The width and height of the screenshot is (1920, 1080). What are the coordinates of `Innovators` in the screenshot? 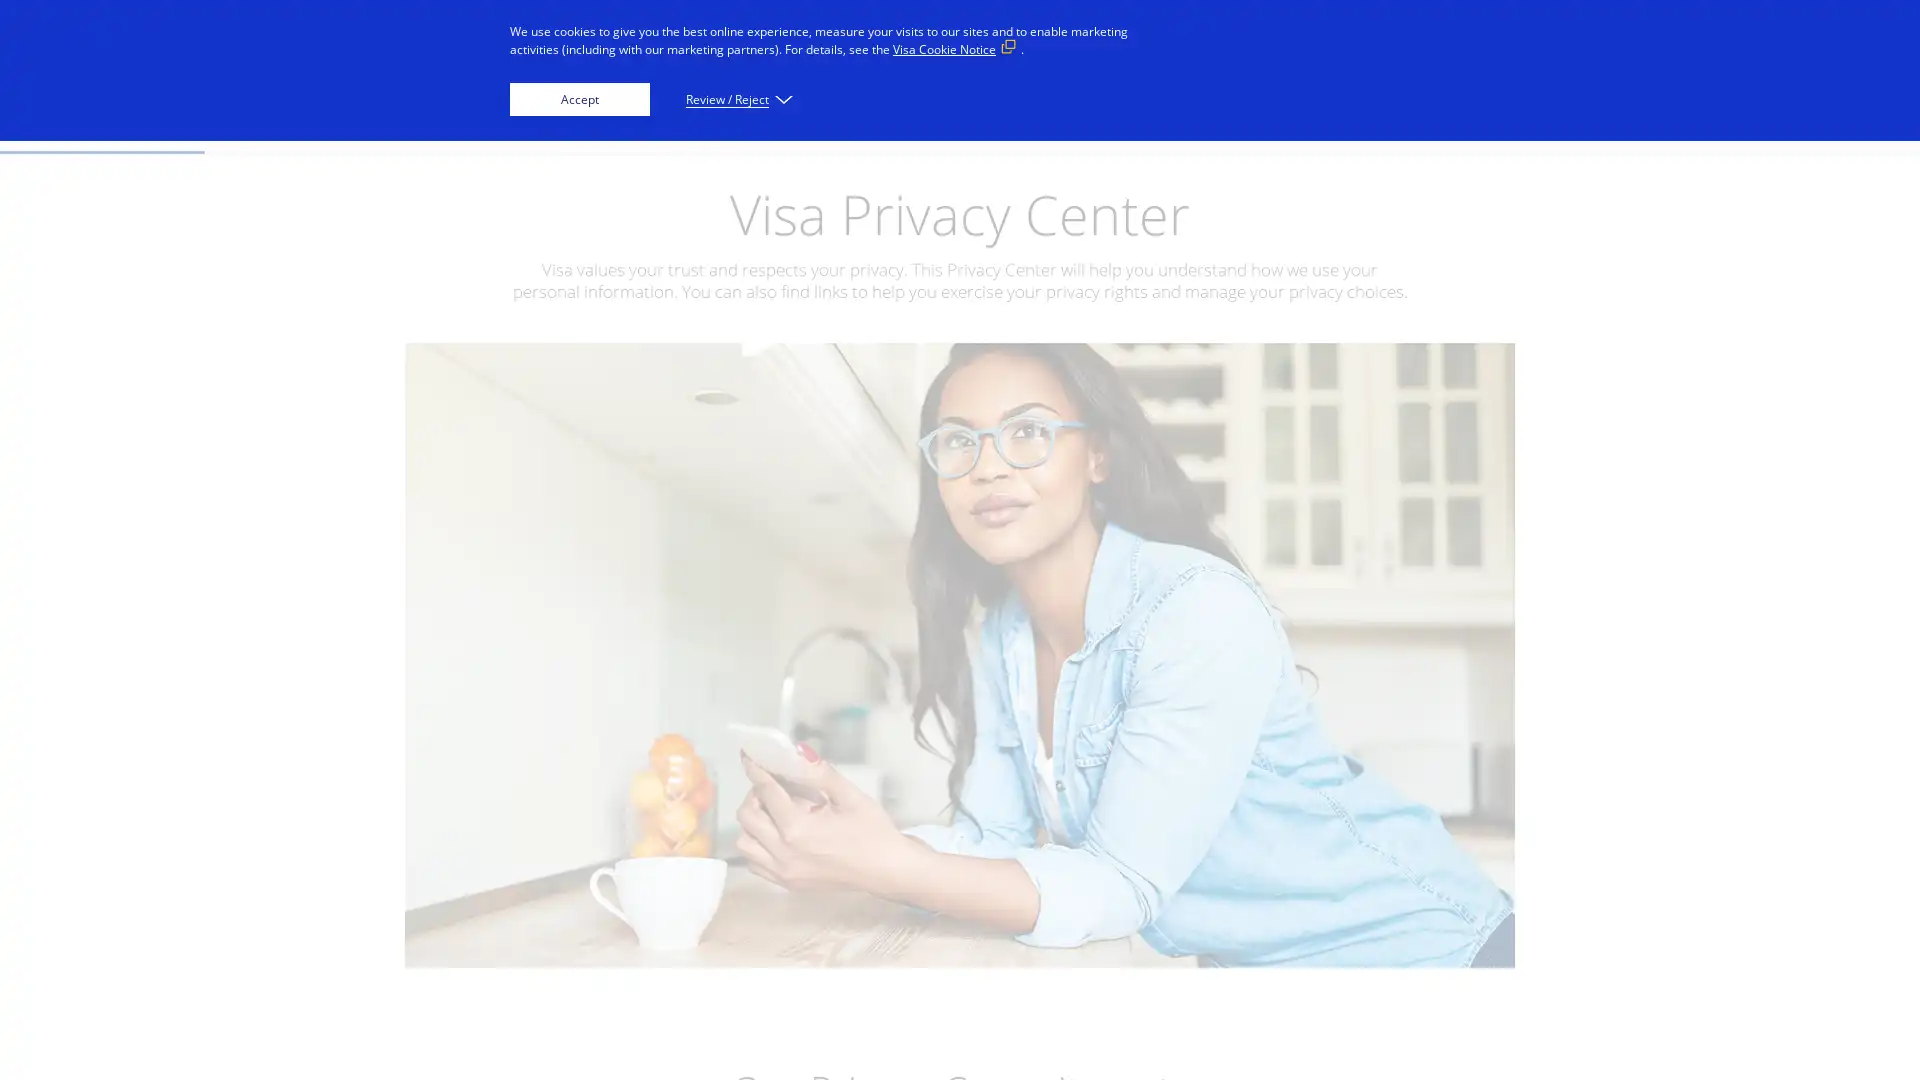 It's located at (1087, 53).